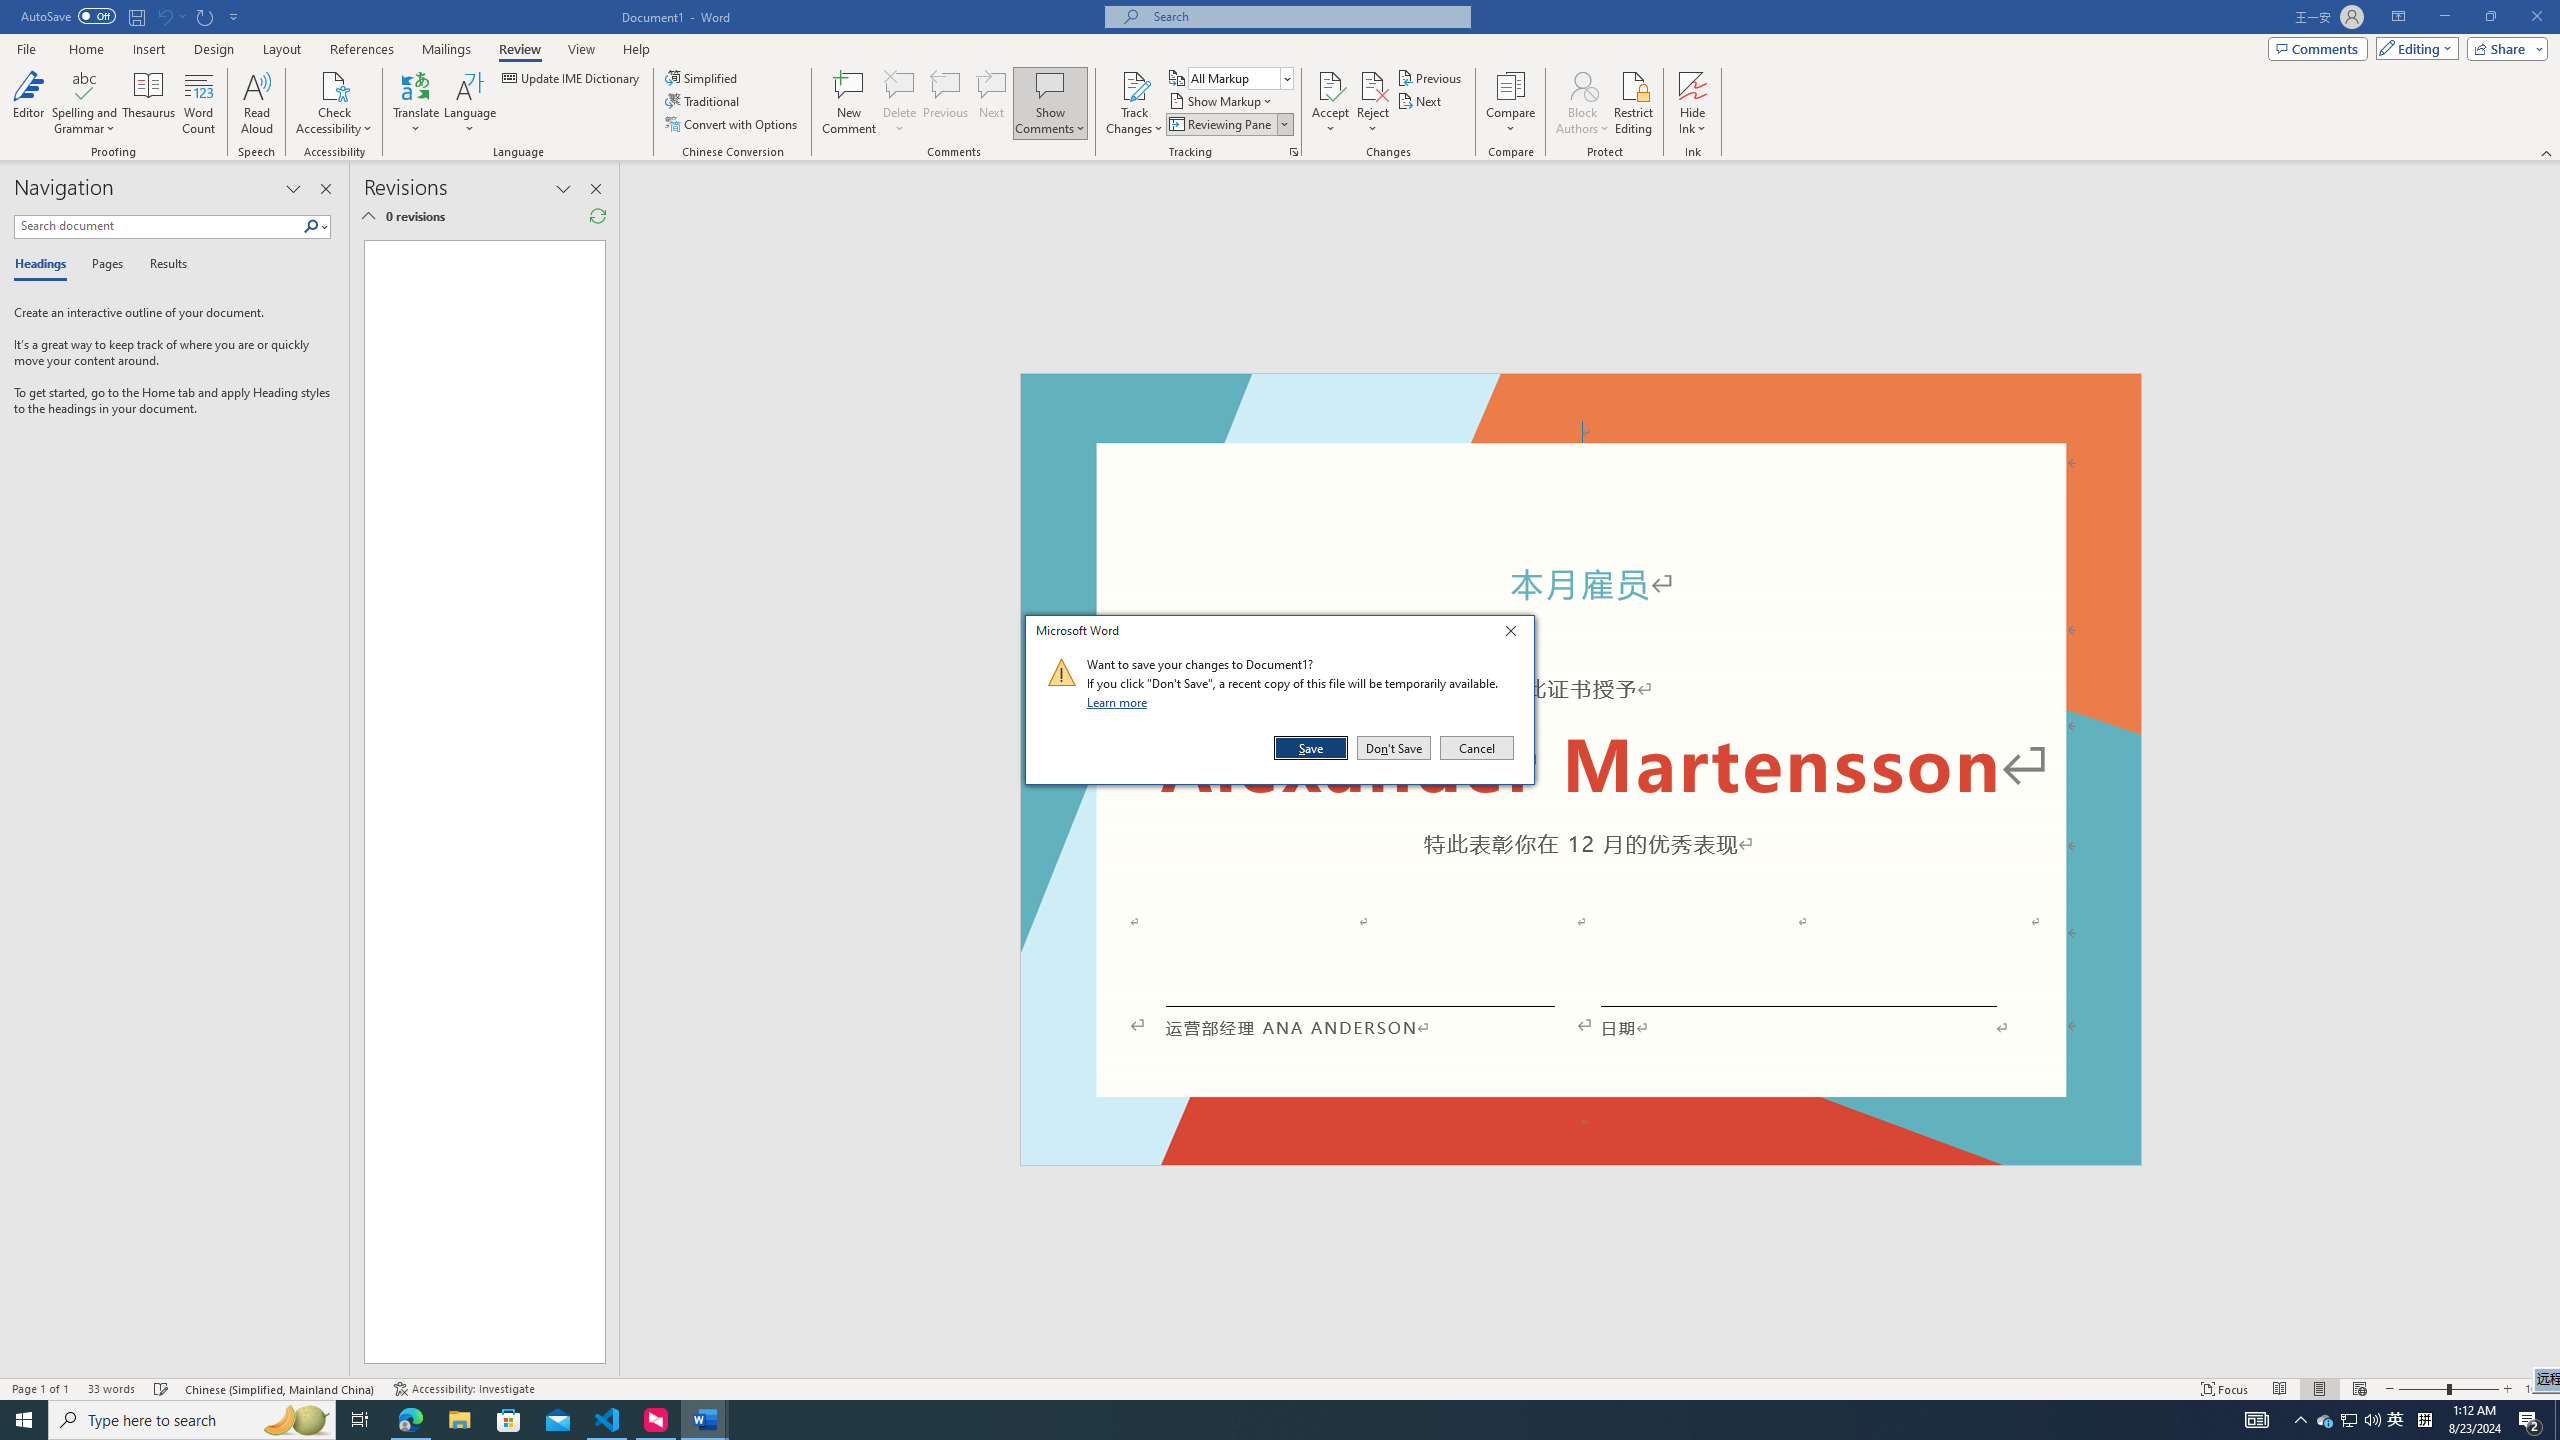 This screenshot has height=1440, width=2560. What do you see at coordinates (2490, 16) in the screenshot?
I see `'Restore Down'` at bounding box center [2490, 16].